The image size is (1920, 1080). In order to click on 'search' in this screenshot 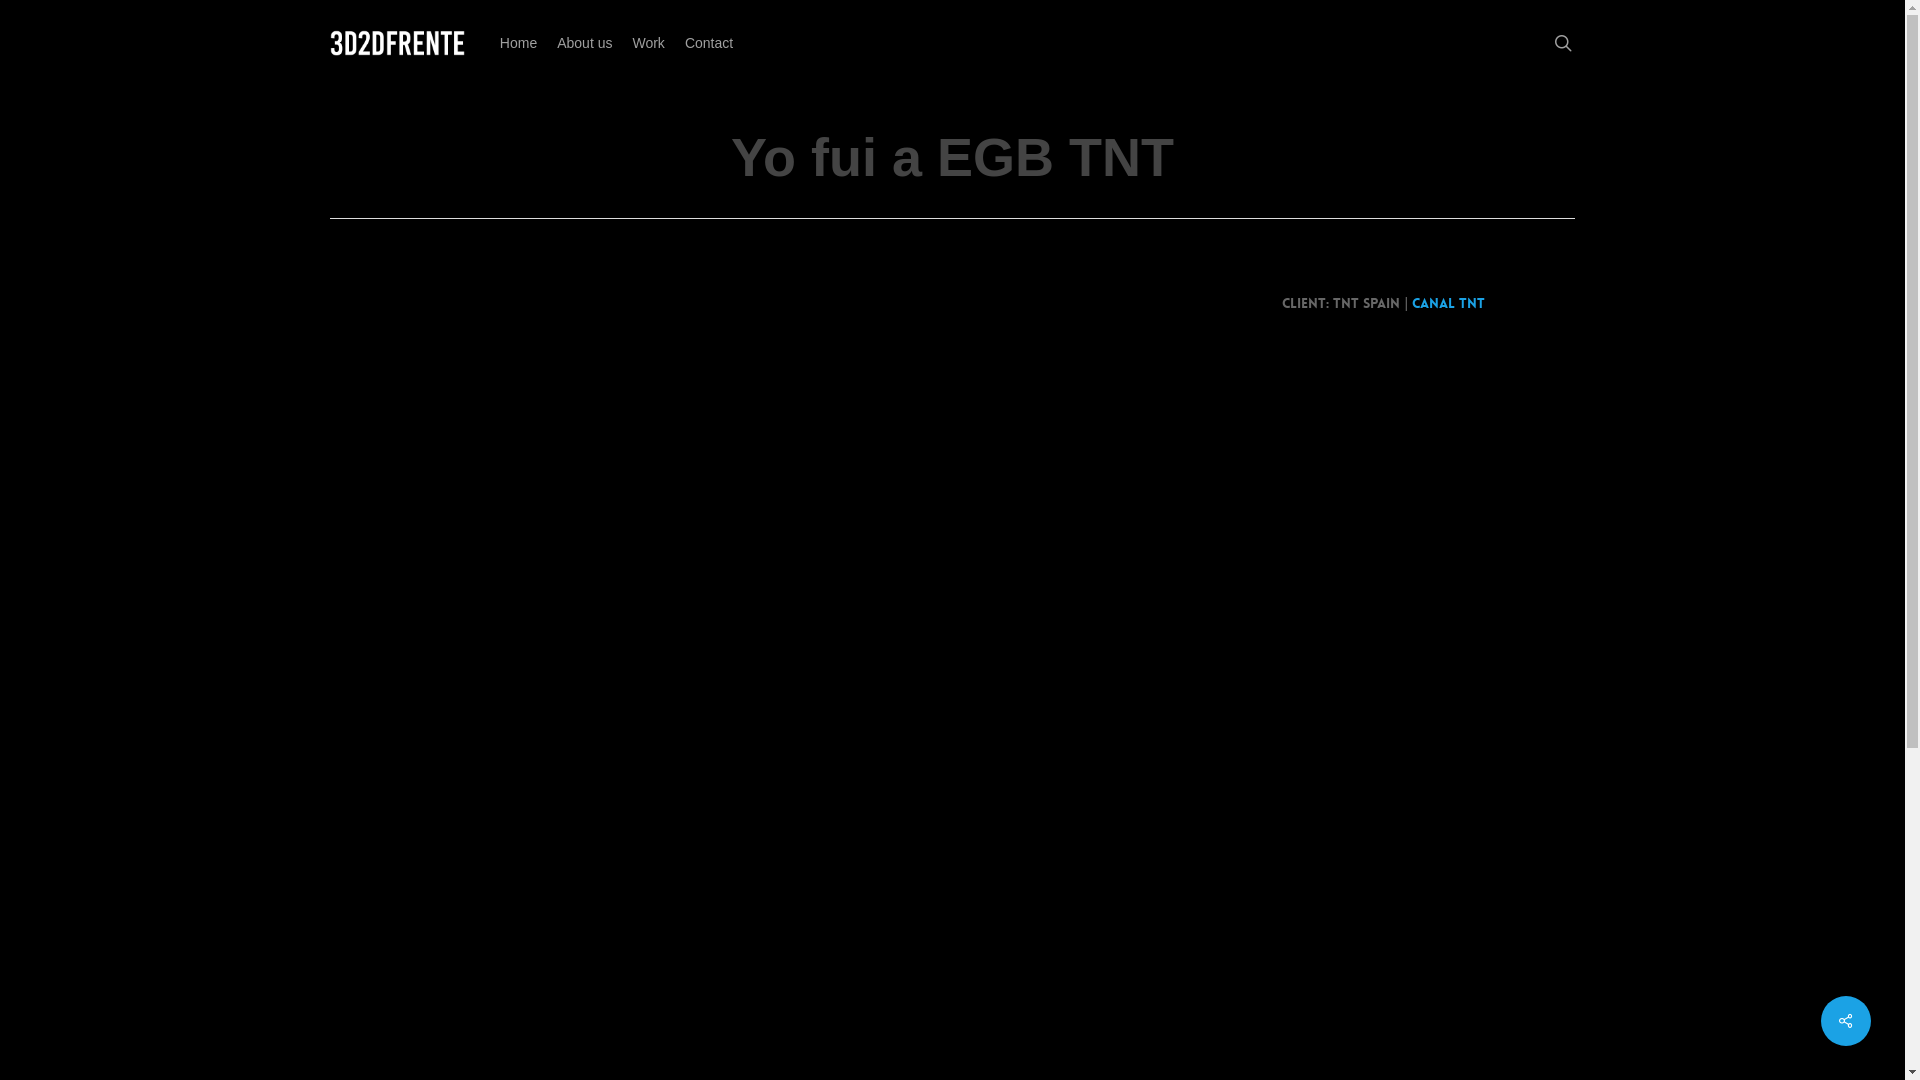, I will do `click(1562, 42)`.